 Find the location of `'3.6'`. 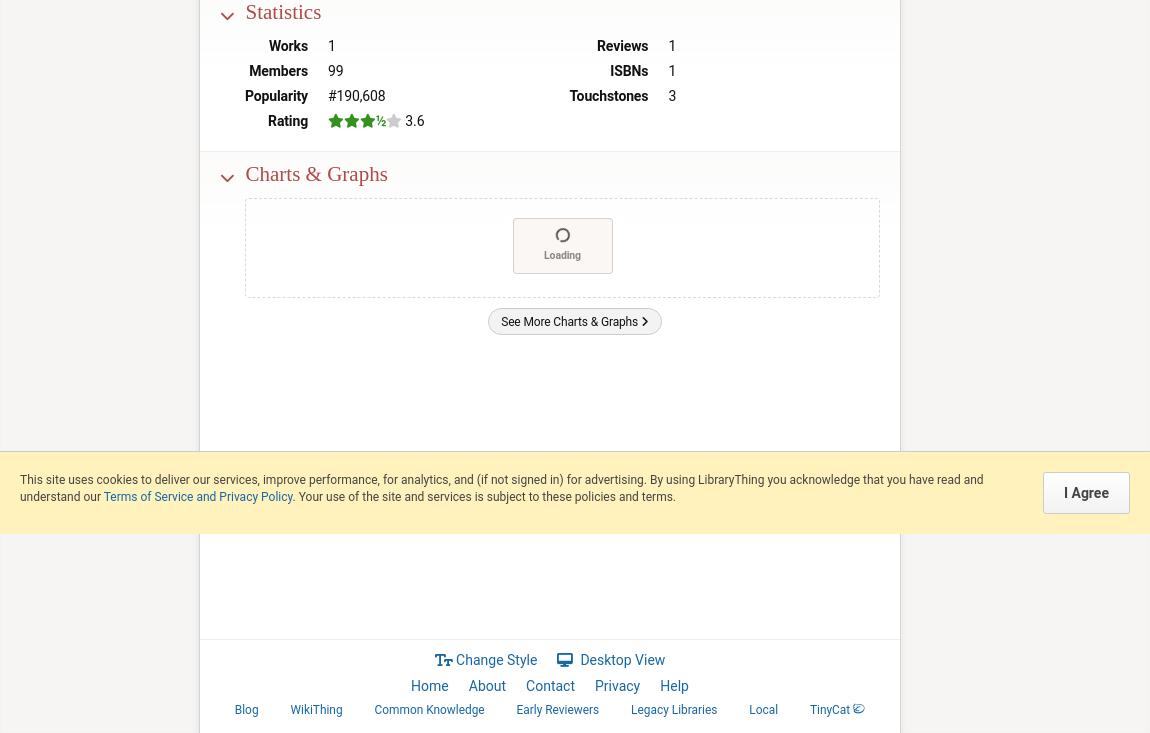

'3.6' is located at coordinates (412, 119).